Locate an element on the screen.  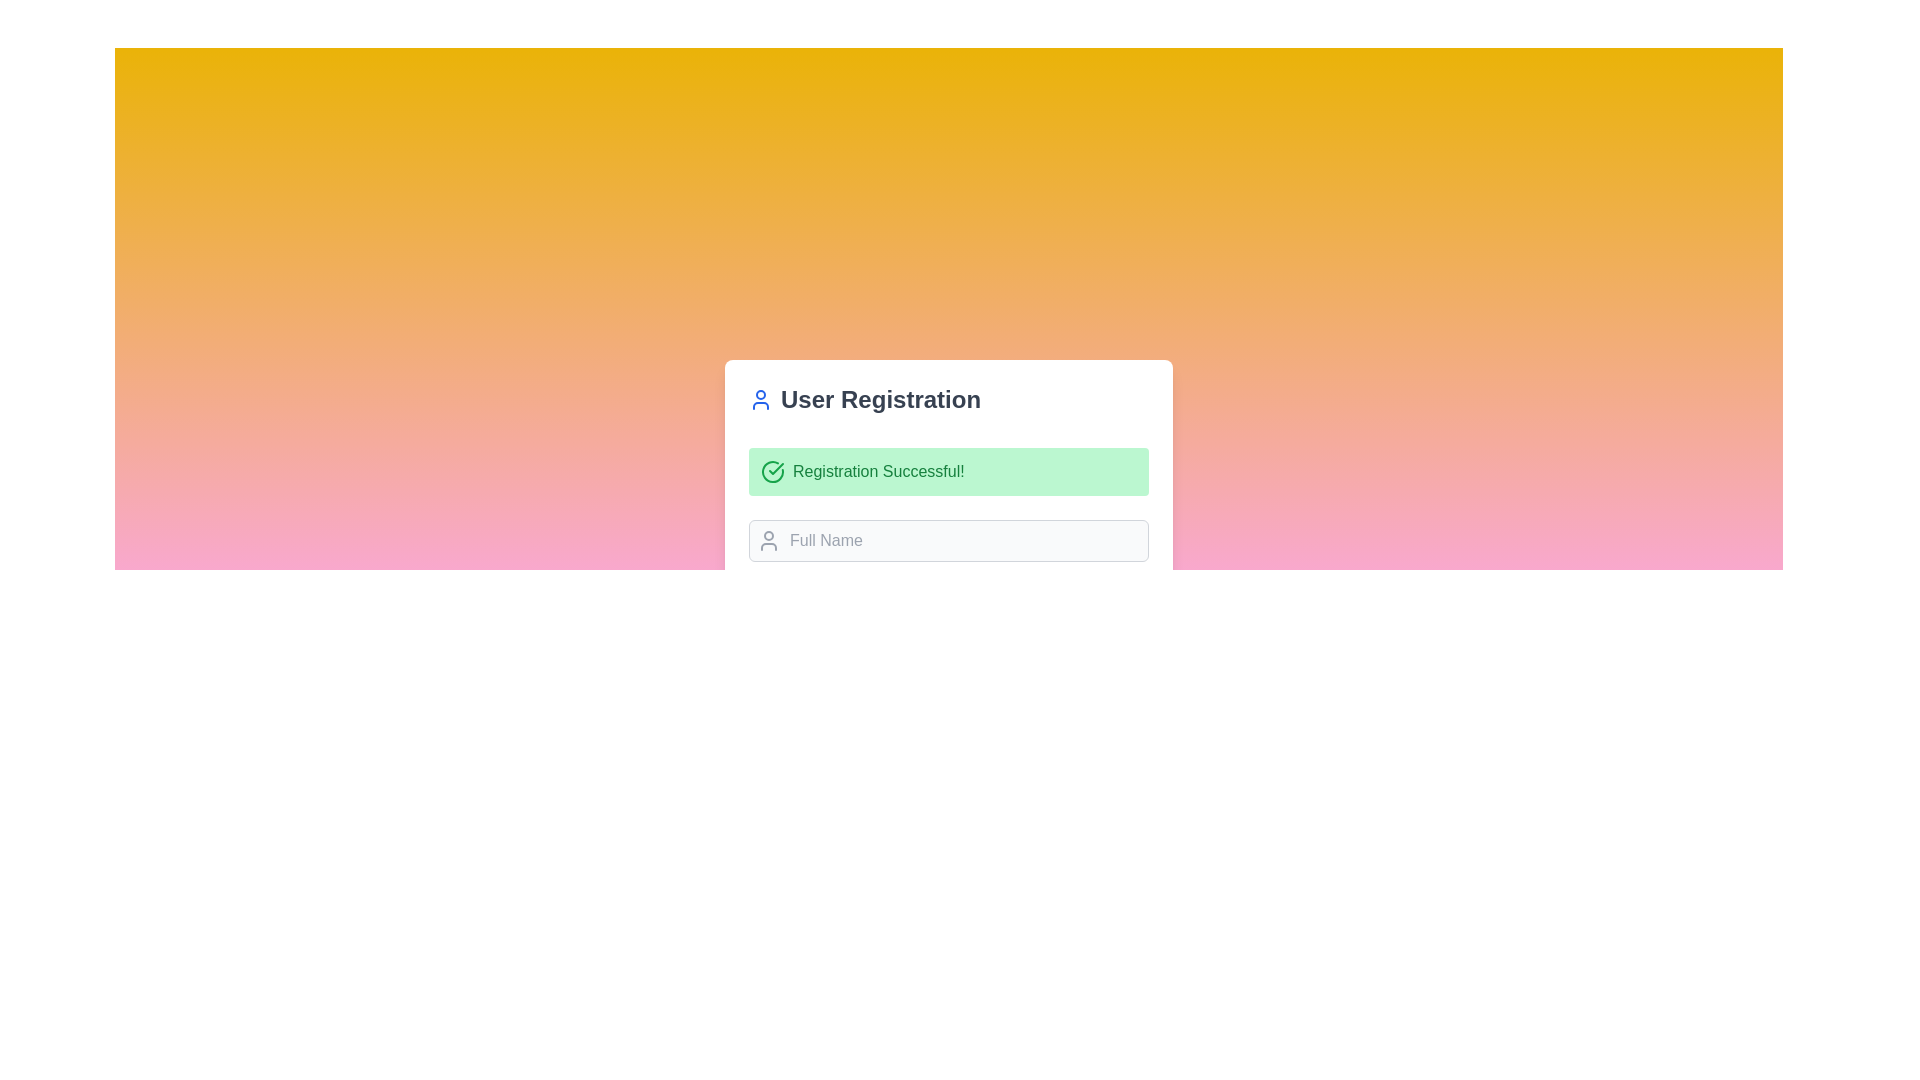
the user profile icon located to the left of the 'User Registration' text is located at coordinates (760, 400).